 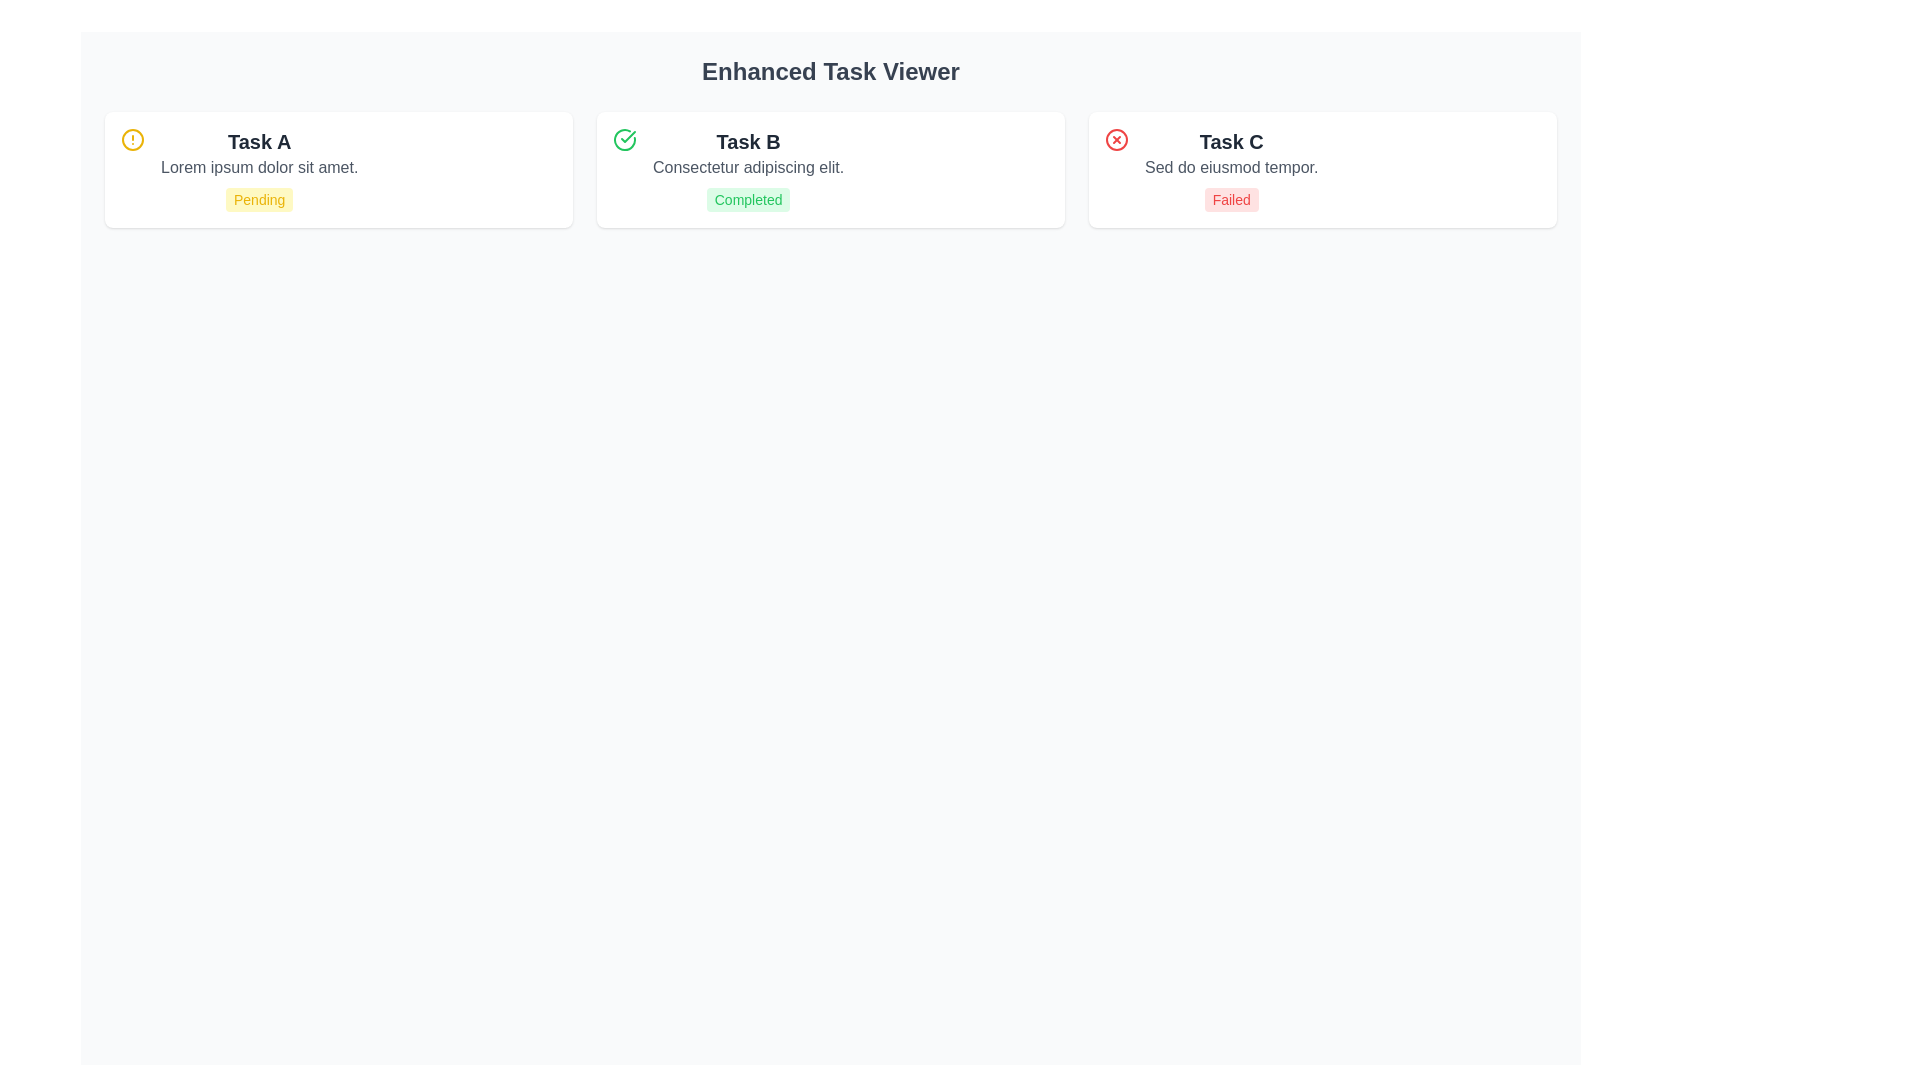 What do you see at coordinates (1116, 138) in the screenshot?
I see `the decorative graphical element that forms the border of the red cancel icon associated with Task C, which visually emphasizes the error status` at bounding box center [1116, 138].